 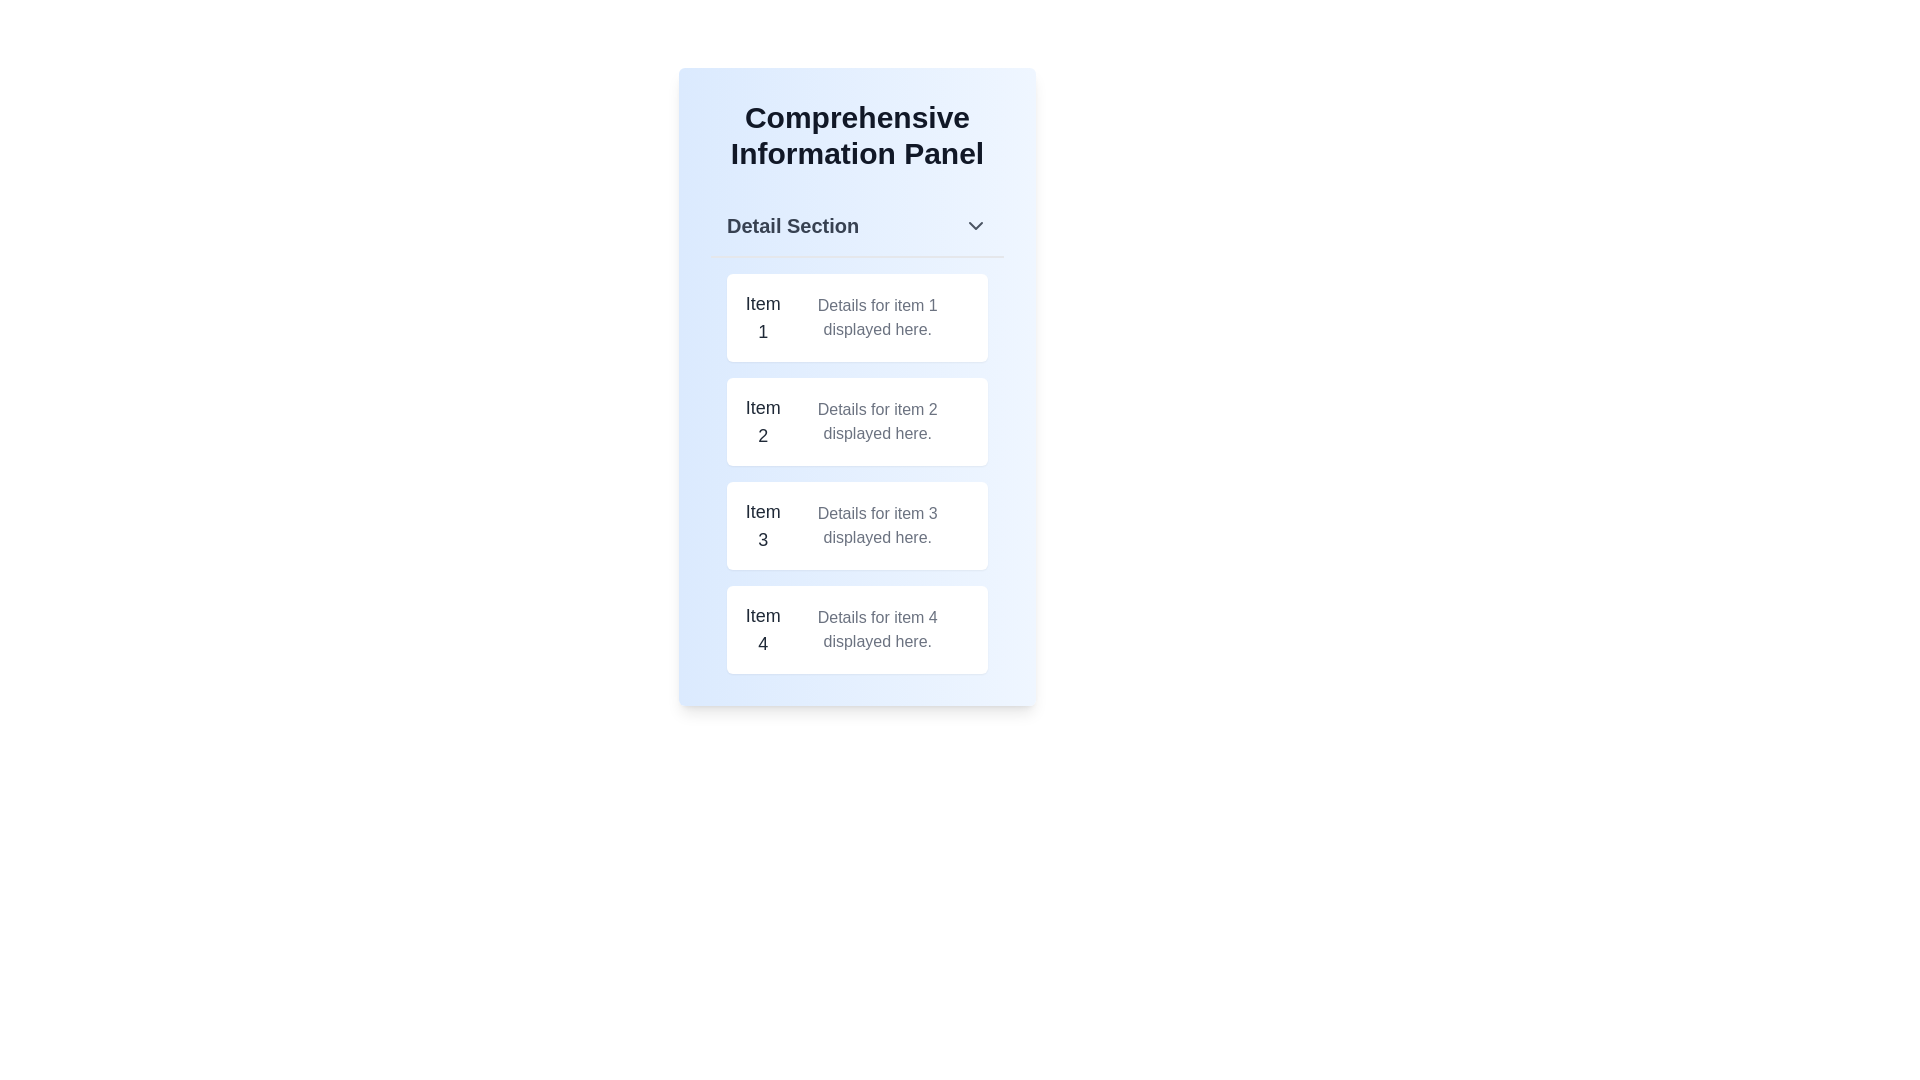 I want to click on the Collapsible or Dropdown Header, so click(x=857, y=226).